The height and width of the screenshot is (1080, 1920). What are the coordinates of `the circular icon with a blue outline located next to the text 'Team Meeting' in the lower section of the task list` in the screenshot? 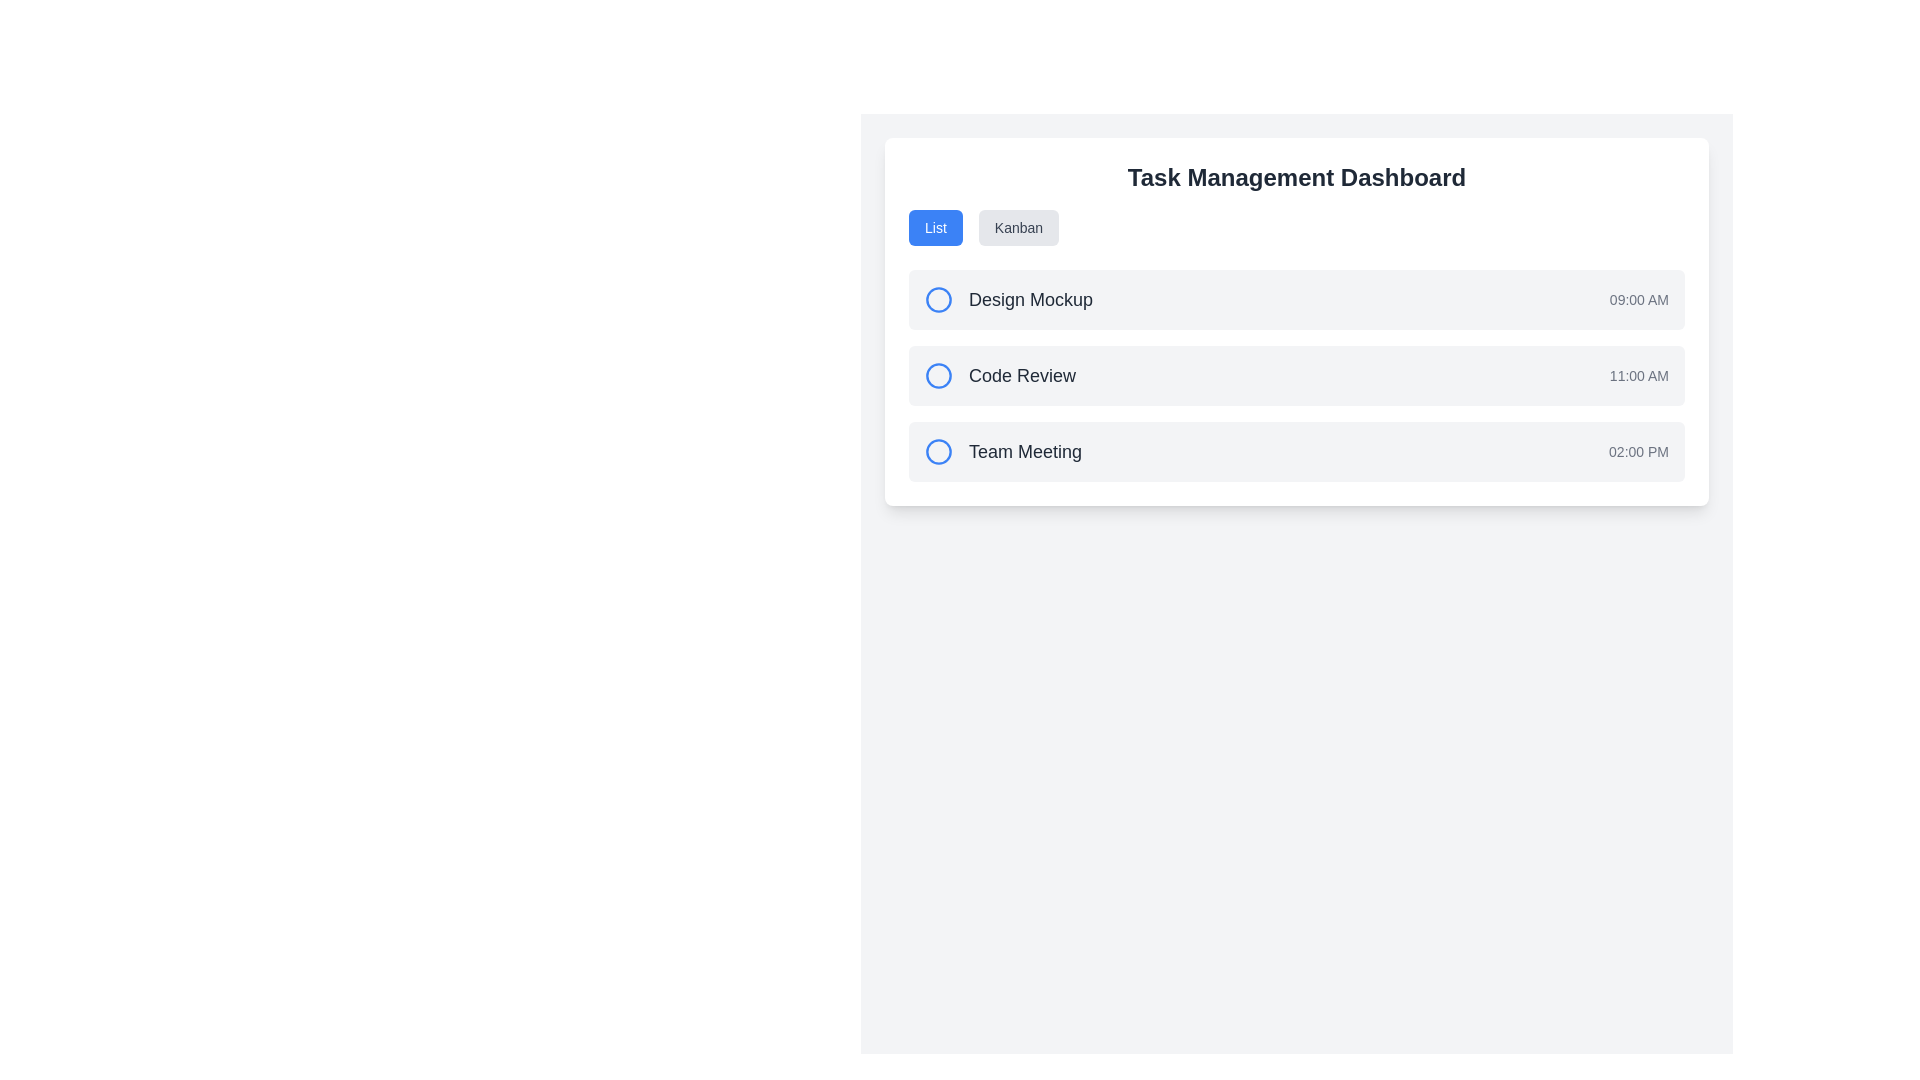 It's located at (938, 451).